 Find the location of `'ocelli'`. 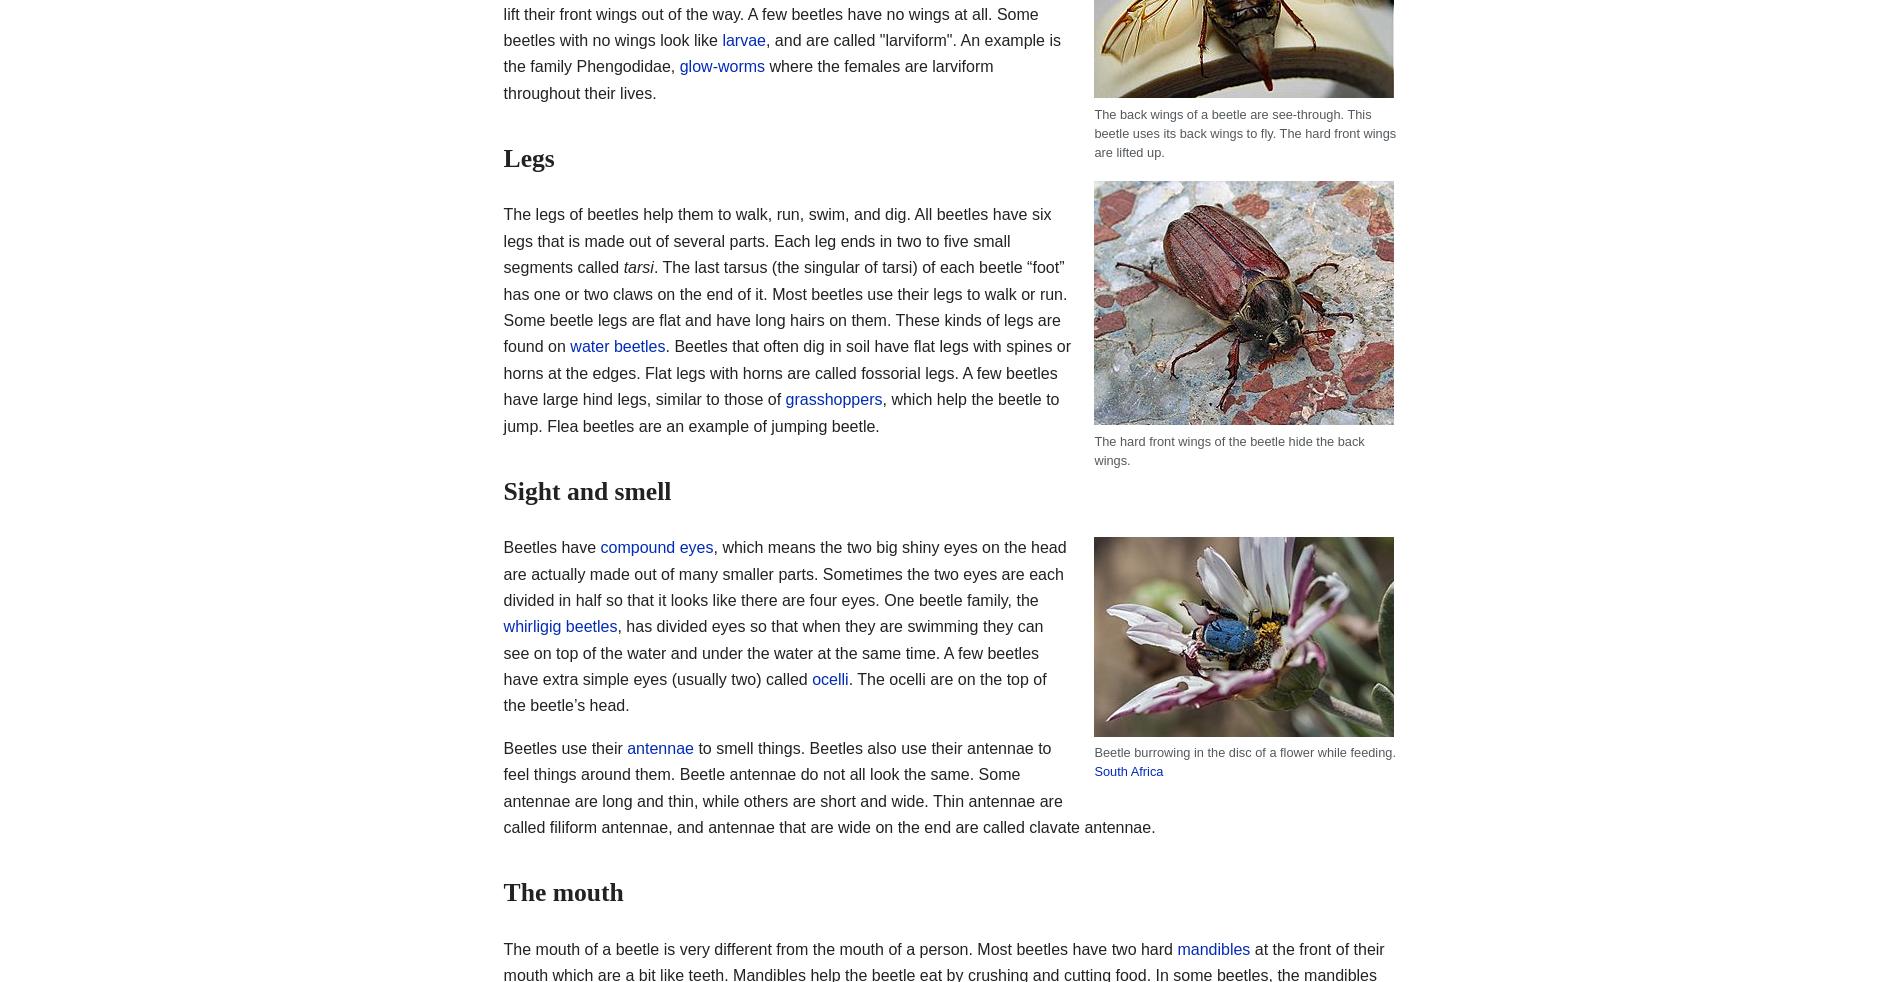

'ocelli' is located at coordinates (828, 678).